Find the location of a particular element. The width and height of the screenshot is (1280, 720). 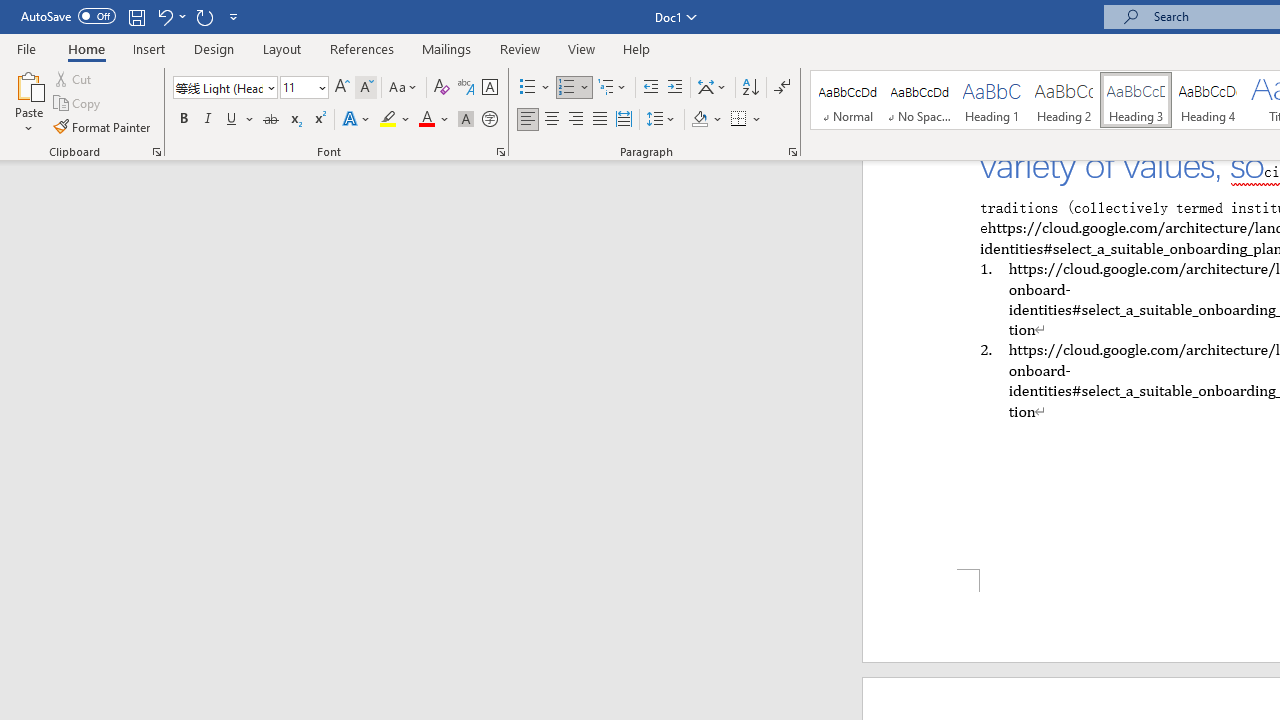

'Bold' is located at coordinates (183, 119).